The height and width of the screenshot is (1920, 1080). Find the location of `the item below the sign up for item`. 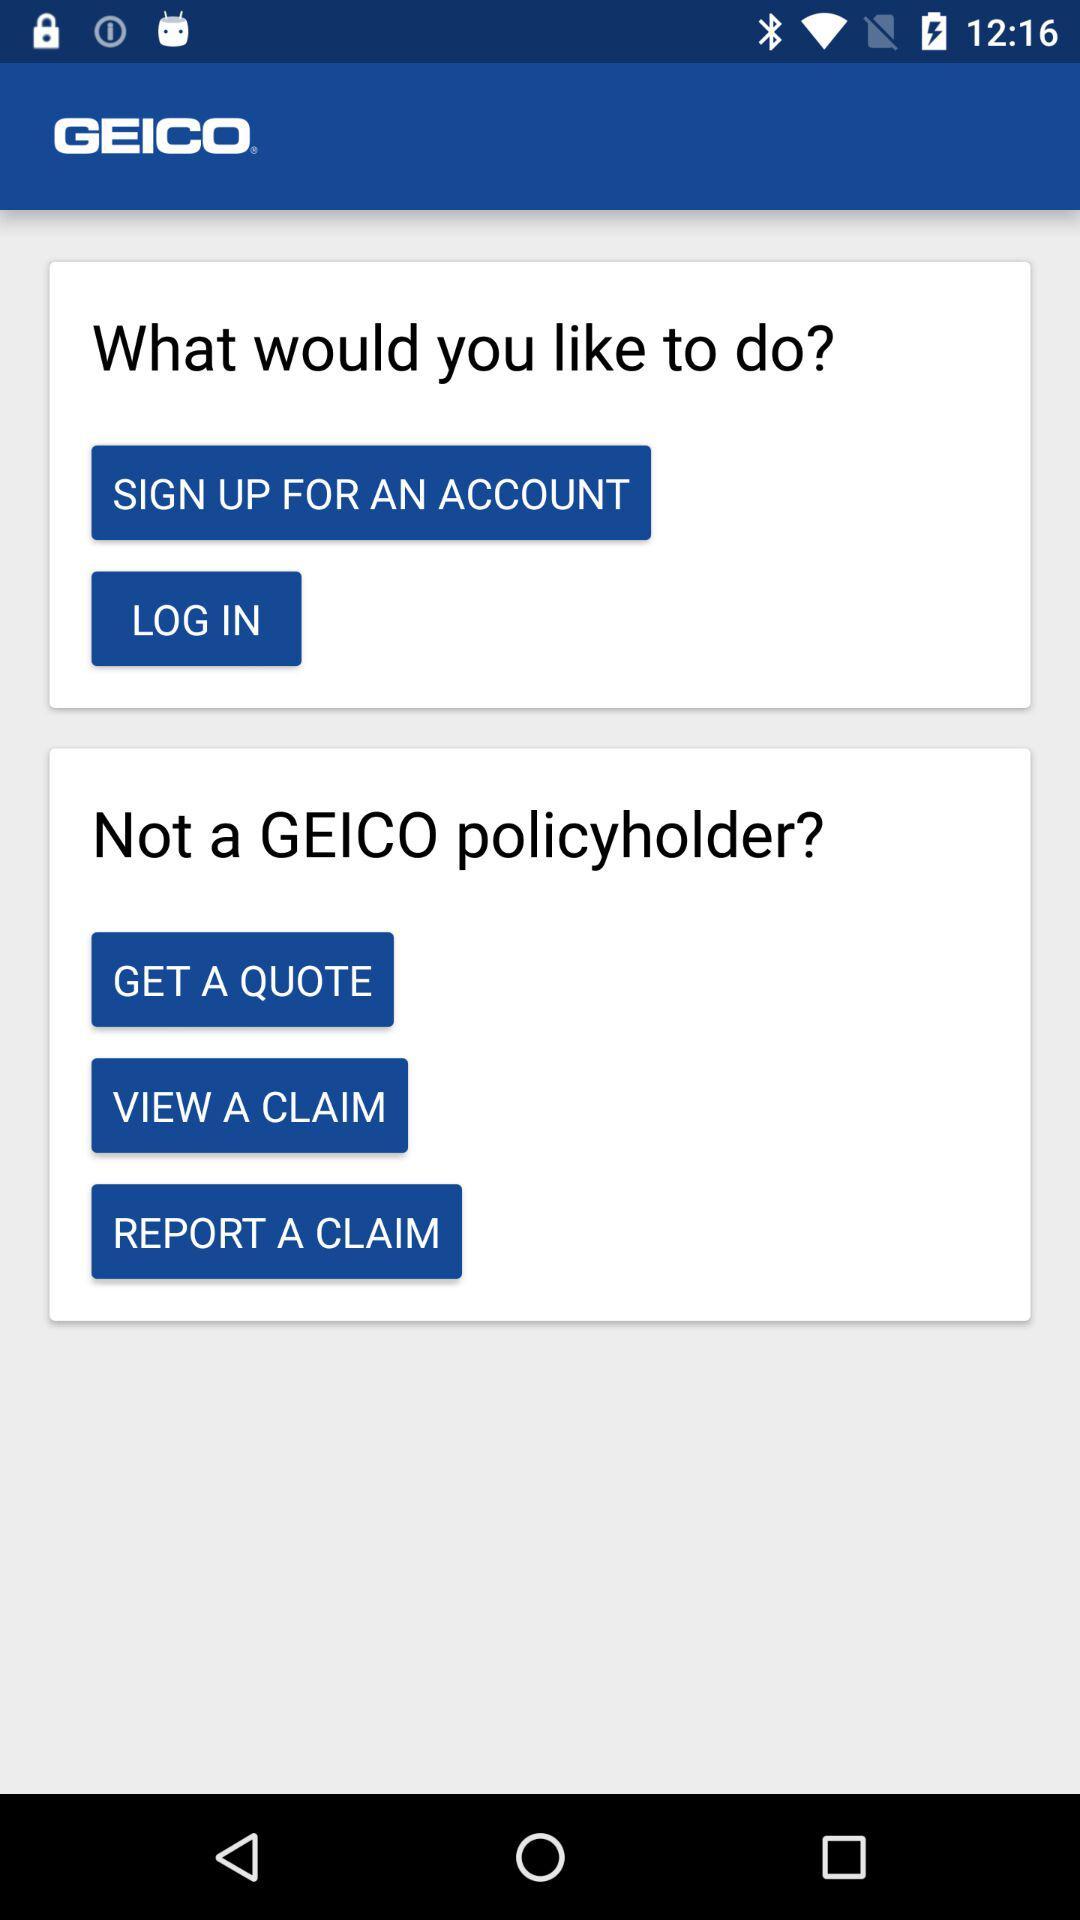

the item below the sign up for item is located at coordinates (196, 617).